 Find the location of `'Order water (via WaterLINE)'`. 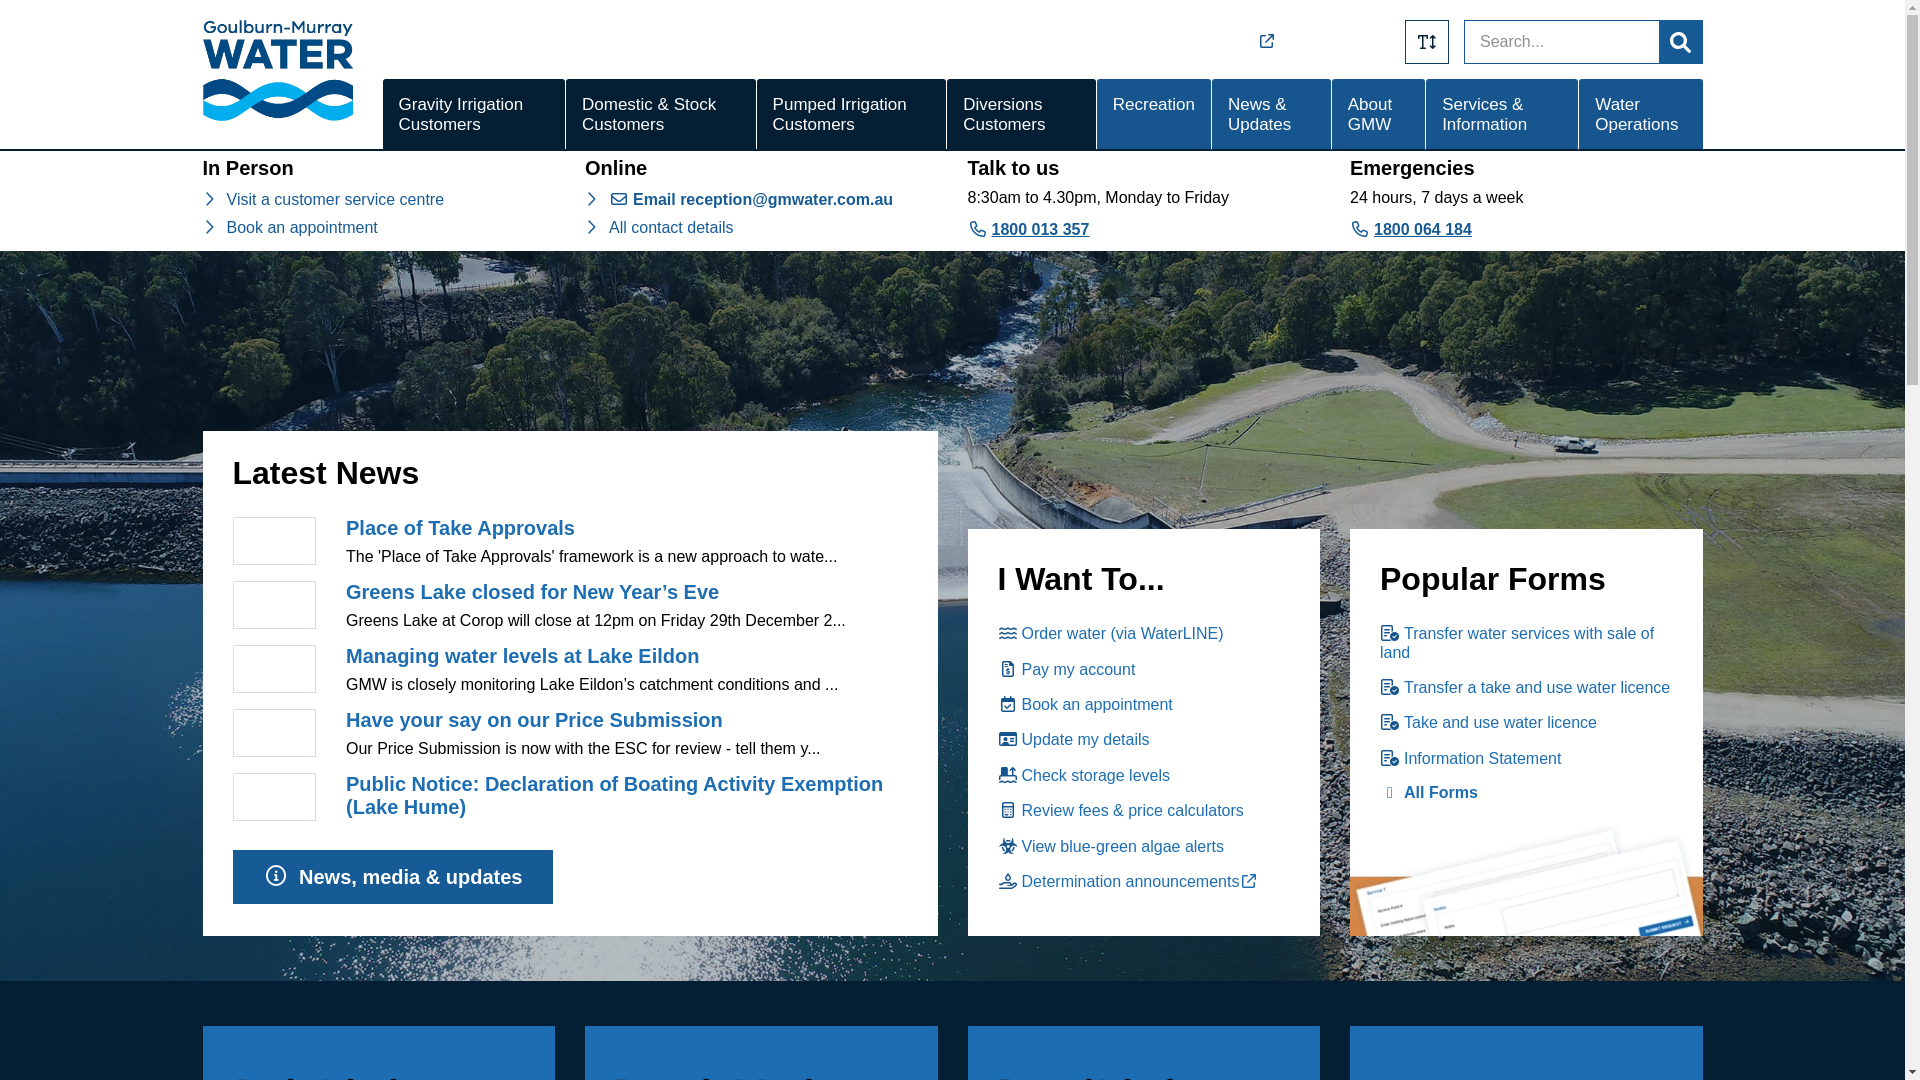

'Order water (via WaterLINE)' is located at coordinates (1109, 633).